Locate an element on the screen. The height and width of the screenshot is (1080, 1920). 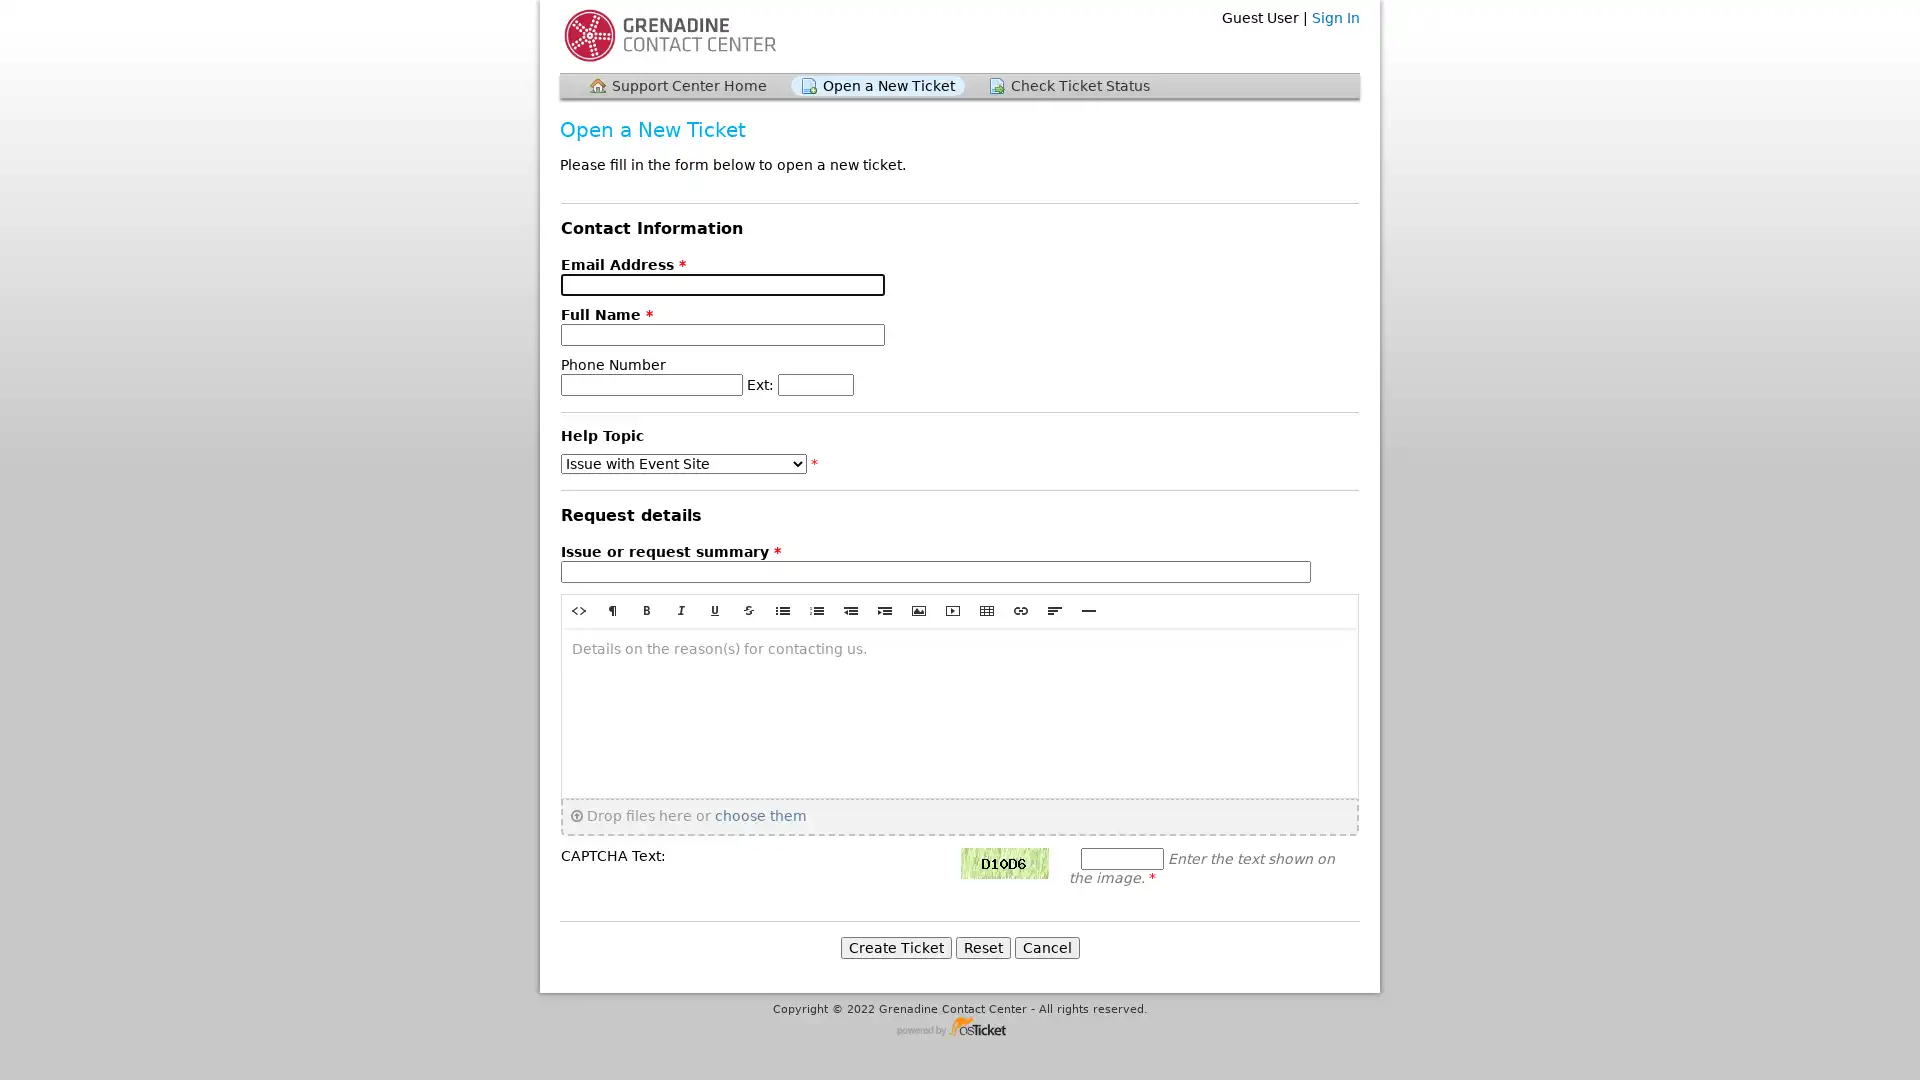
Deleted is located at coordinates (747, 609).